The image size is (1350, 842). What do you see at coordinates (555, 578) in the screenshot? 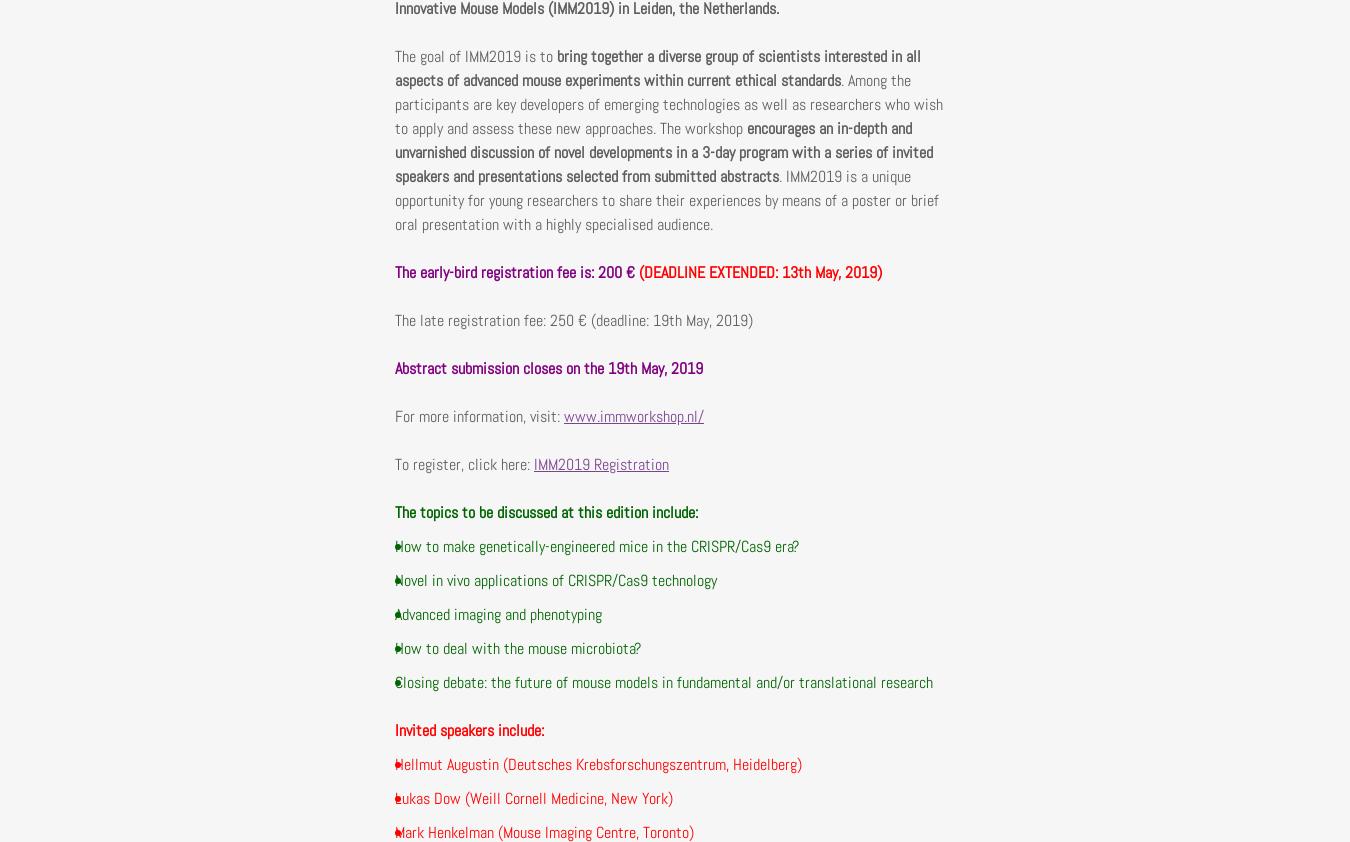
I see `'Novel in vivo applications of CRISPR/Cas9 technology'` at bounding box center [555, 578].